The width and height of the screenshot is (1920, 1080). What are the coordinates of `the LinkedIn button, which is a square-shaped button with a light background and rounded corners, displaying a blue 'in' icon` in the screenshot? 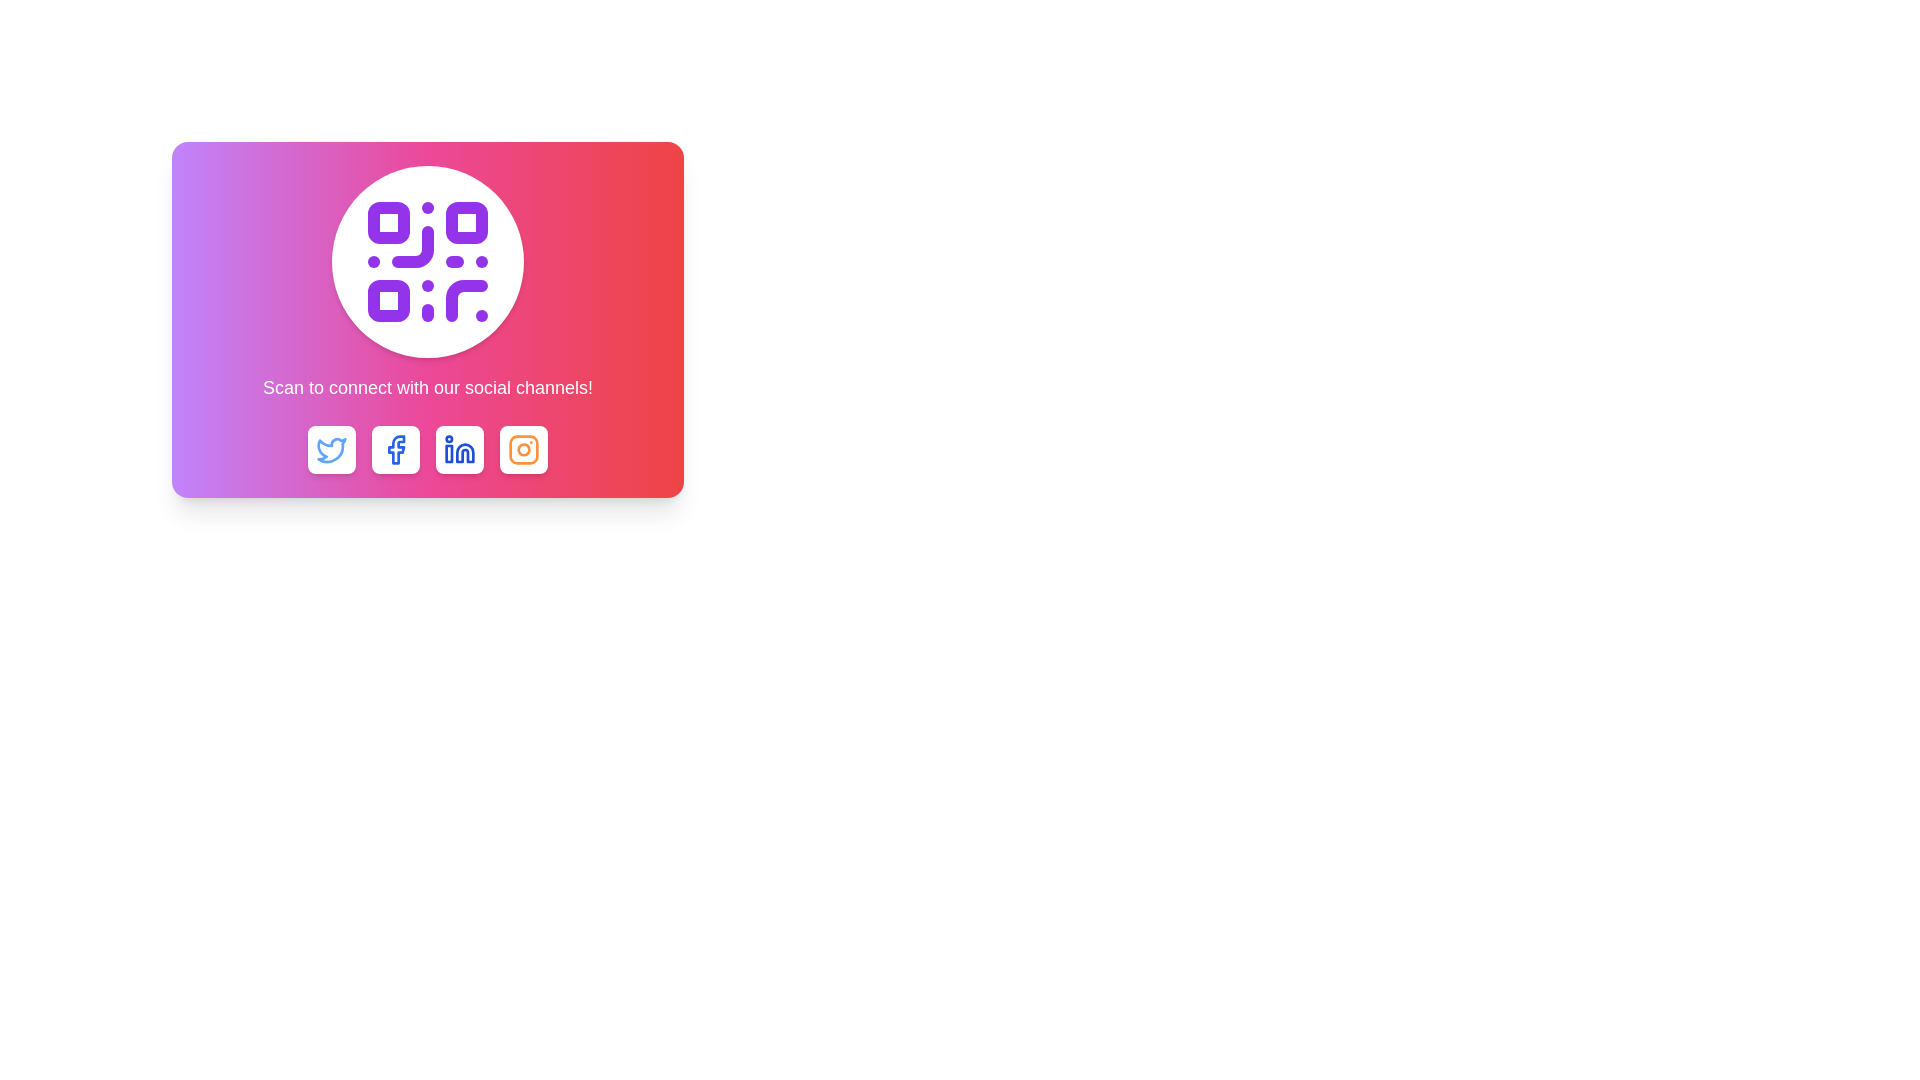 It's located at (459, 450).